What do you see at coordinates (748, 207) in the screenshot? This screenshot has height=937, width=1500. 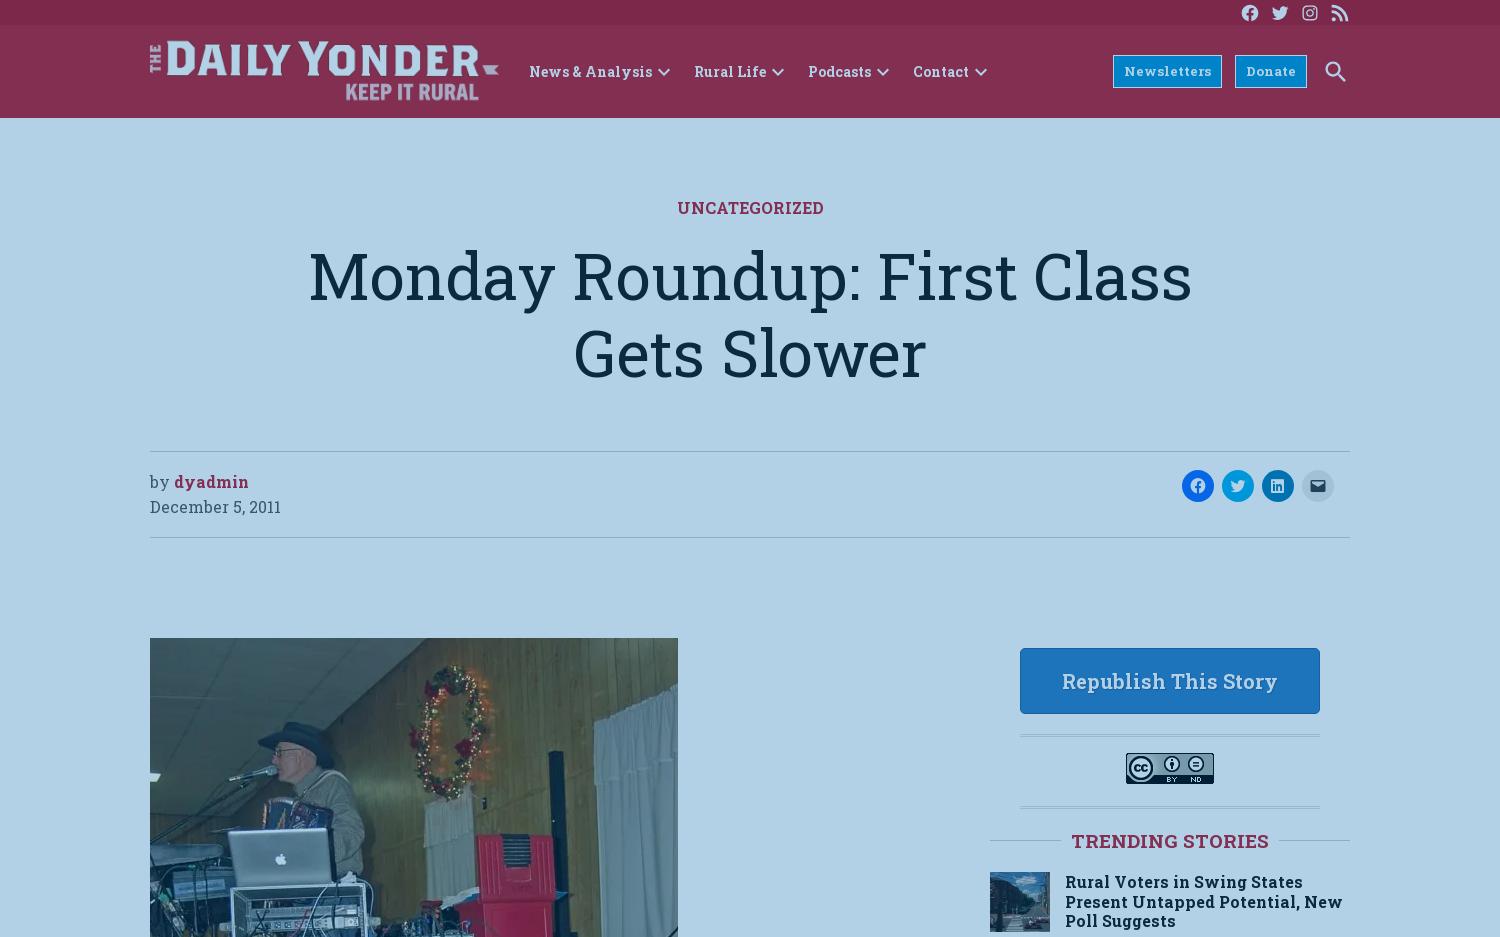 I see `'Uncategorized'` at bounding box center [748, 207].